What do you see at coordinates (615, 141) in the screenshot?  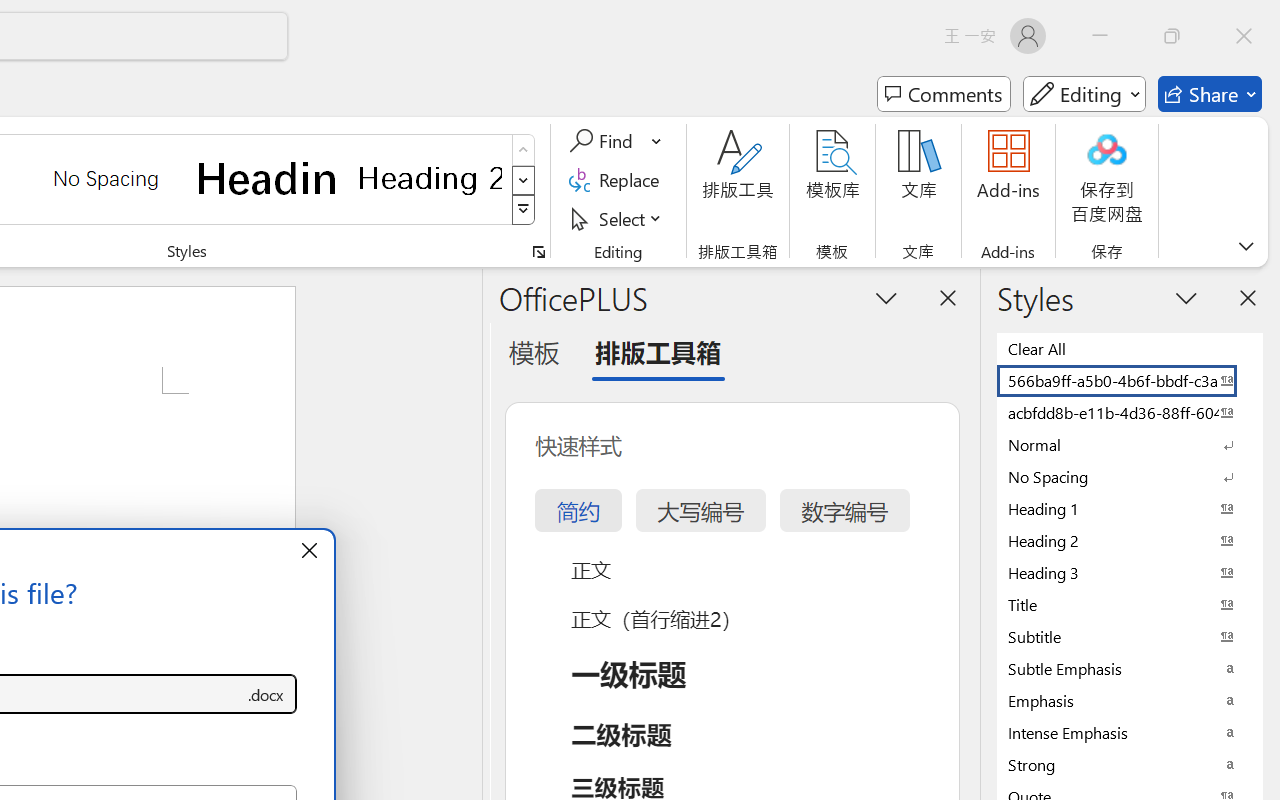 I see `'Find'` at bounding box center [615, 141].